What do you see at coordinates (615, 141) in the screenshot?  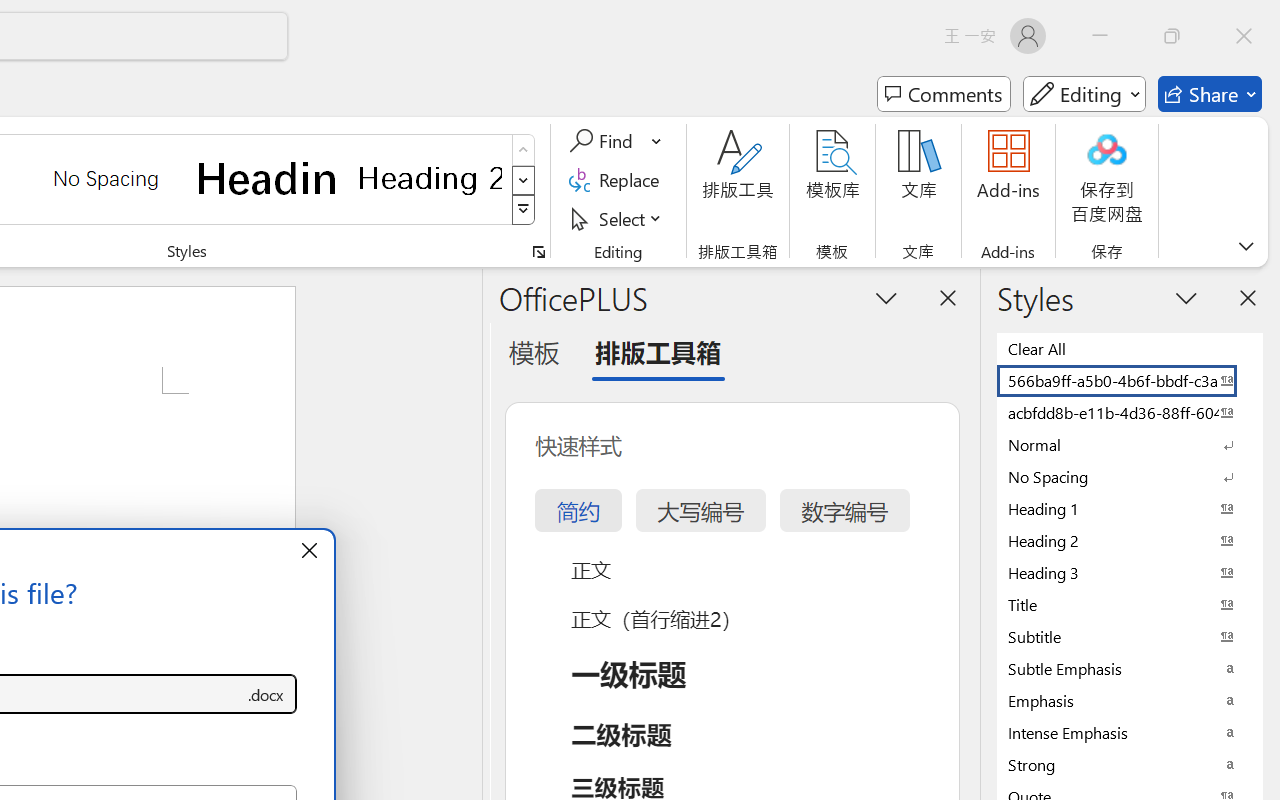 I see `'Find'` at bounding box center [615, 141].